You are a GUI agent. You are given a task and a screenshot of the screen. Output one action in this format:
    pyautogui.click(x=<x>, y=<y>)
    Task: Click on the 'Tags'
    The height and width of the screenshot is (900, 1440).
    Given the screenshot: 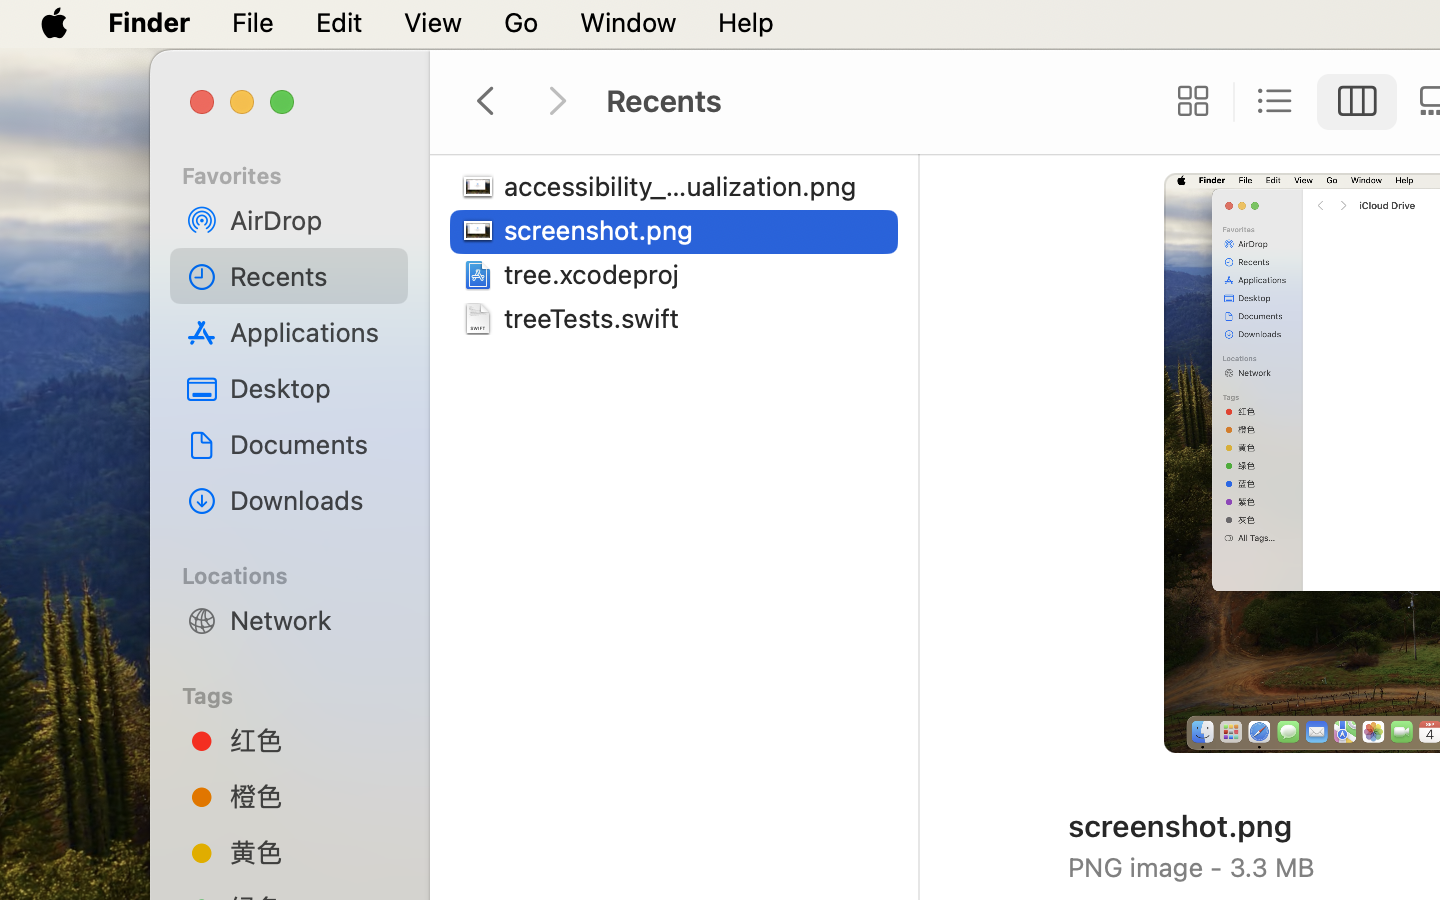 What is the action you would take?
    pyautogui.click(x=299, y=692)
    